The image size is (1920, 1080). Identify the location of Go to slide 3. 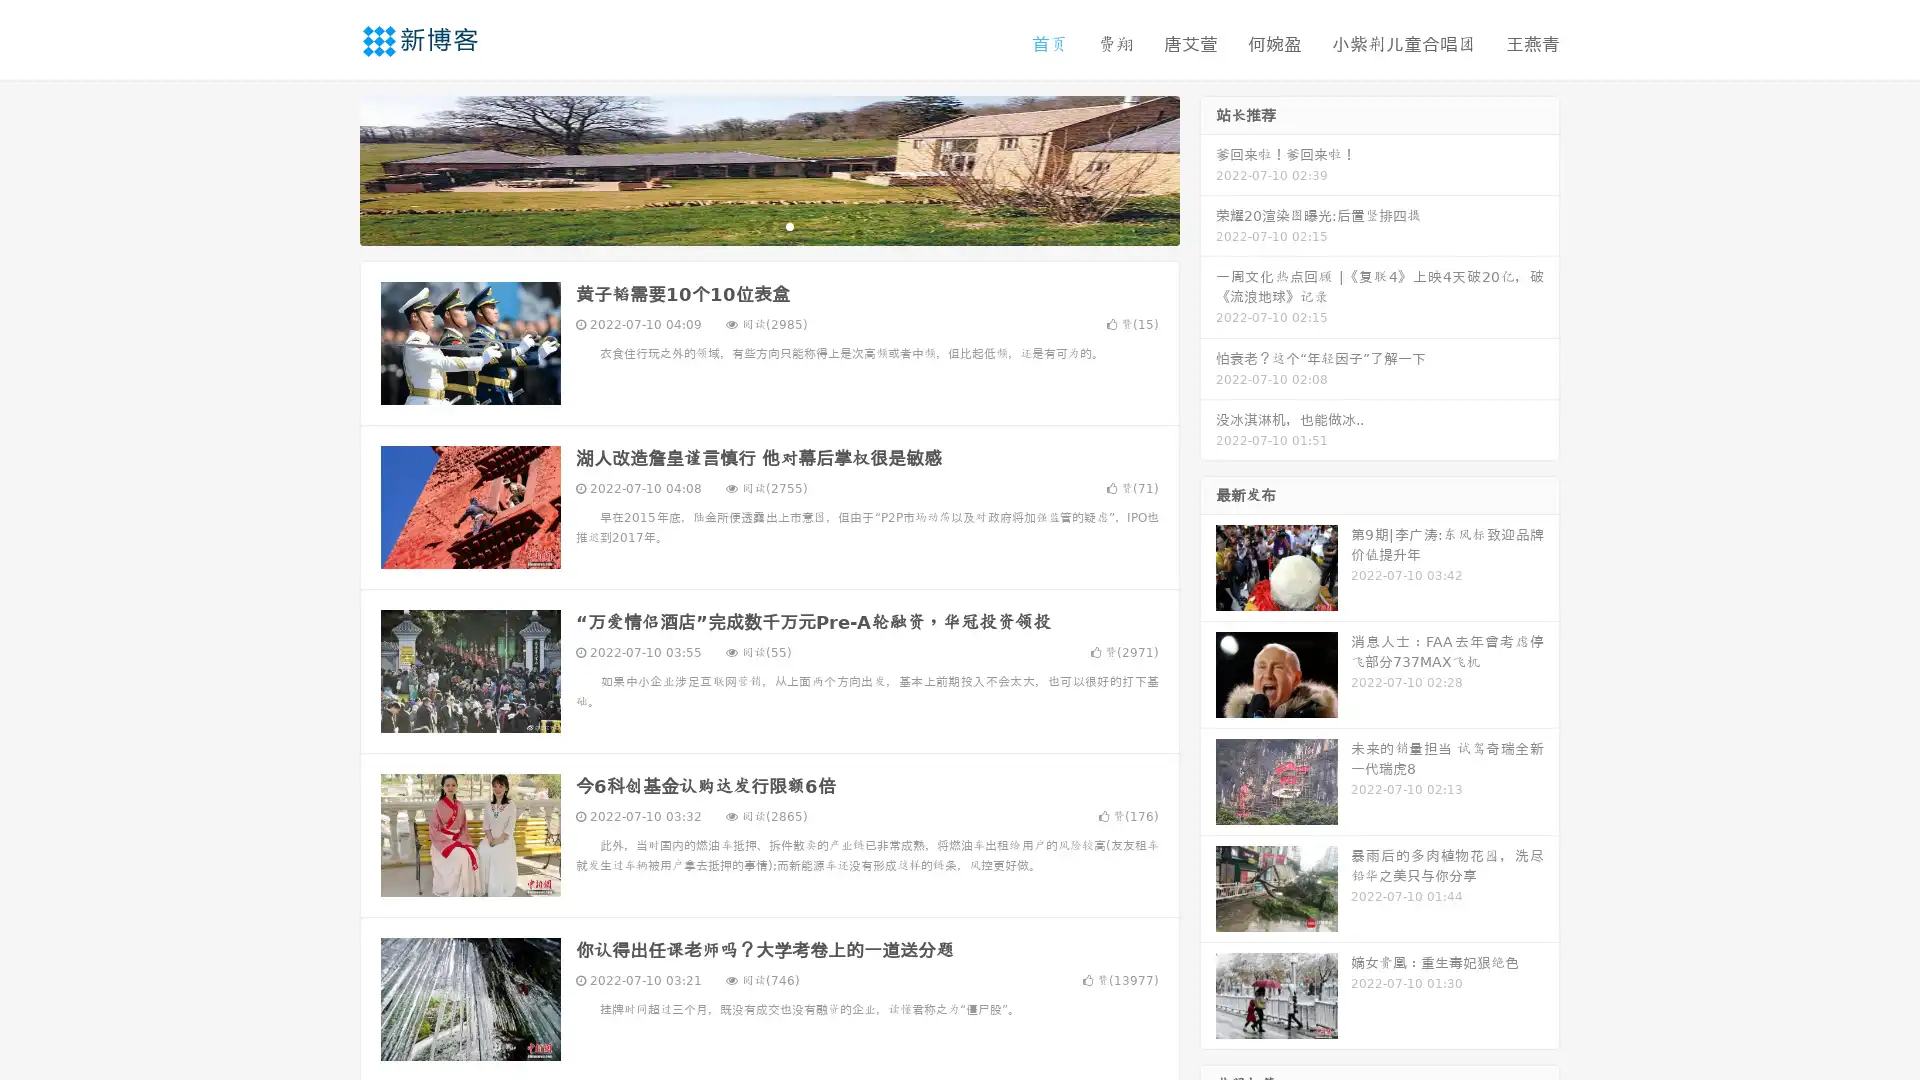
(789, 225).